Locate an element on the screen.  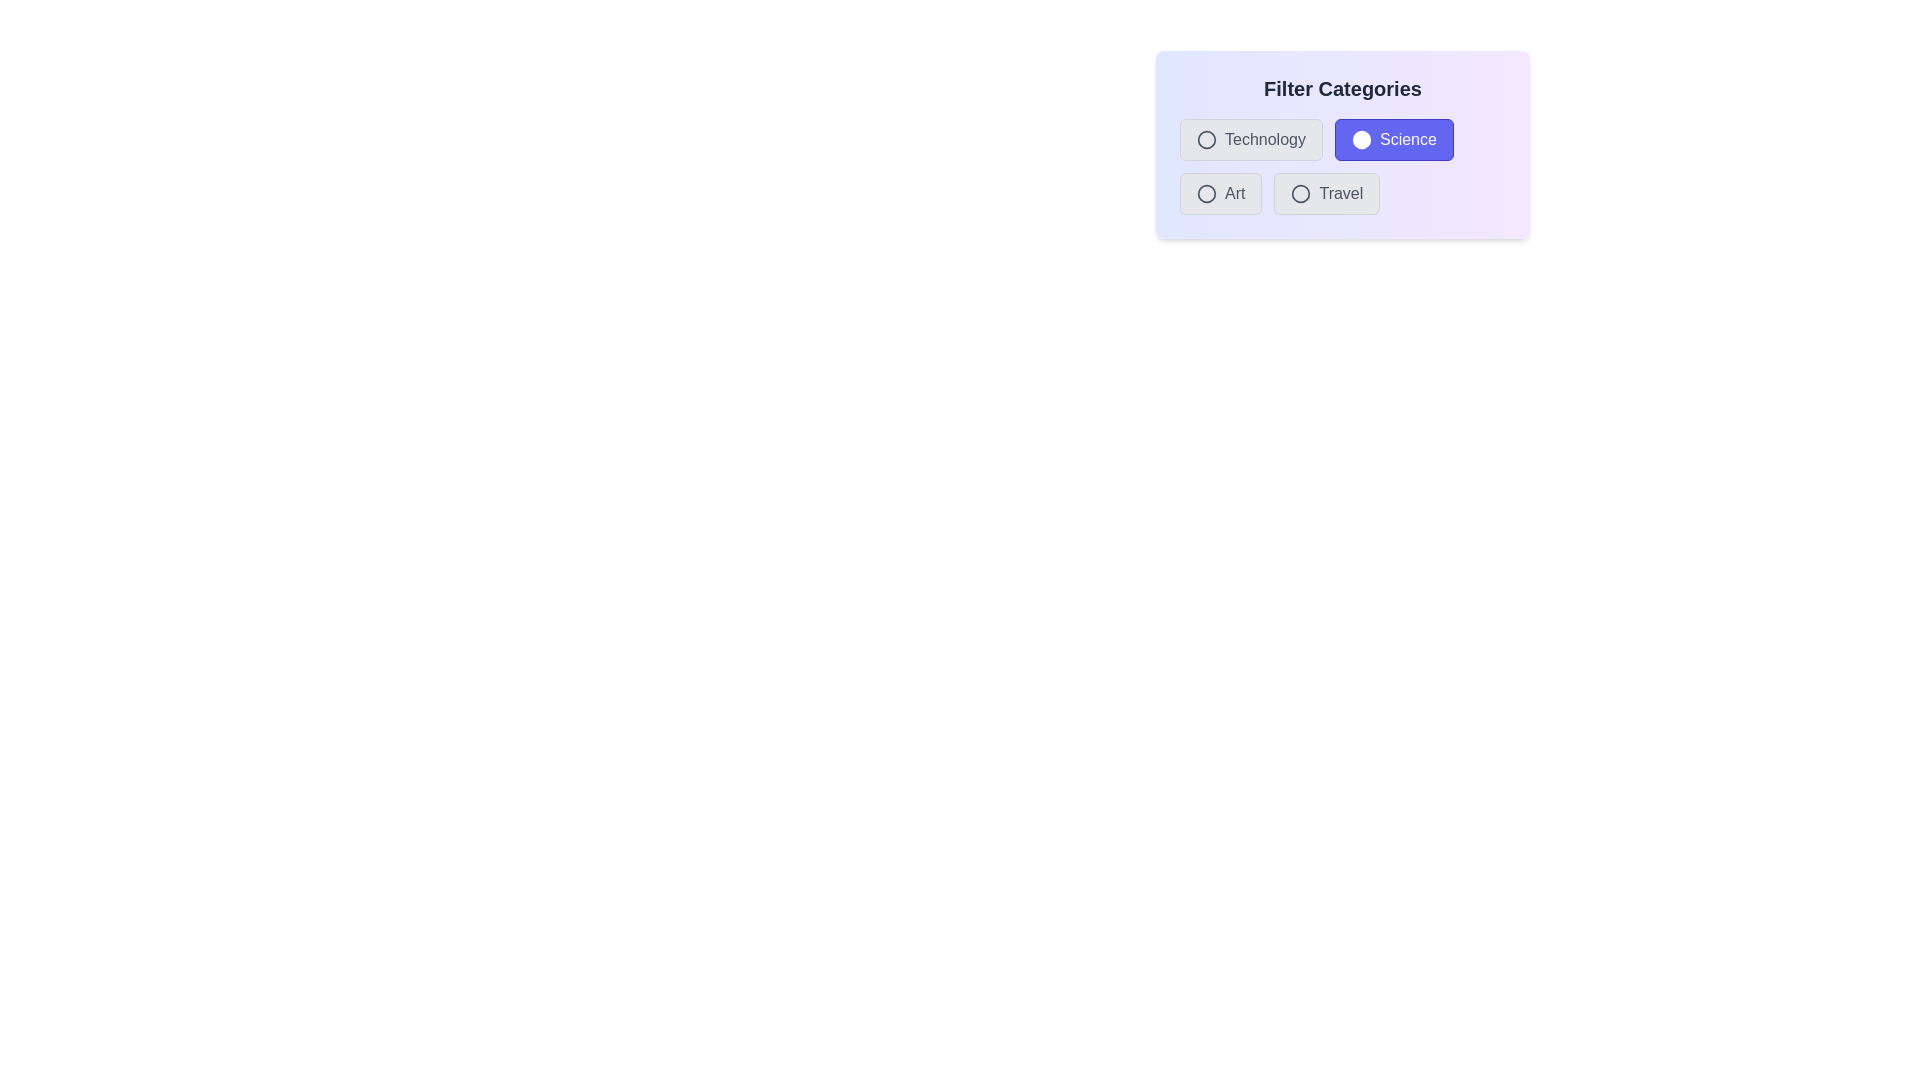
the category Travel is located at coordinates (1300, 193).